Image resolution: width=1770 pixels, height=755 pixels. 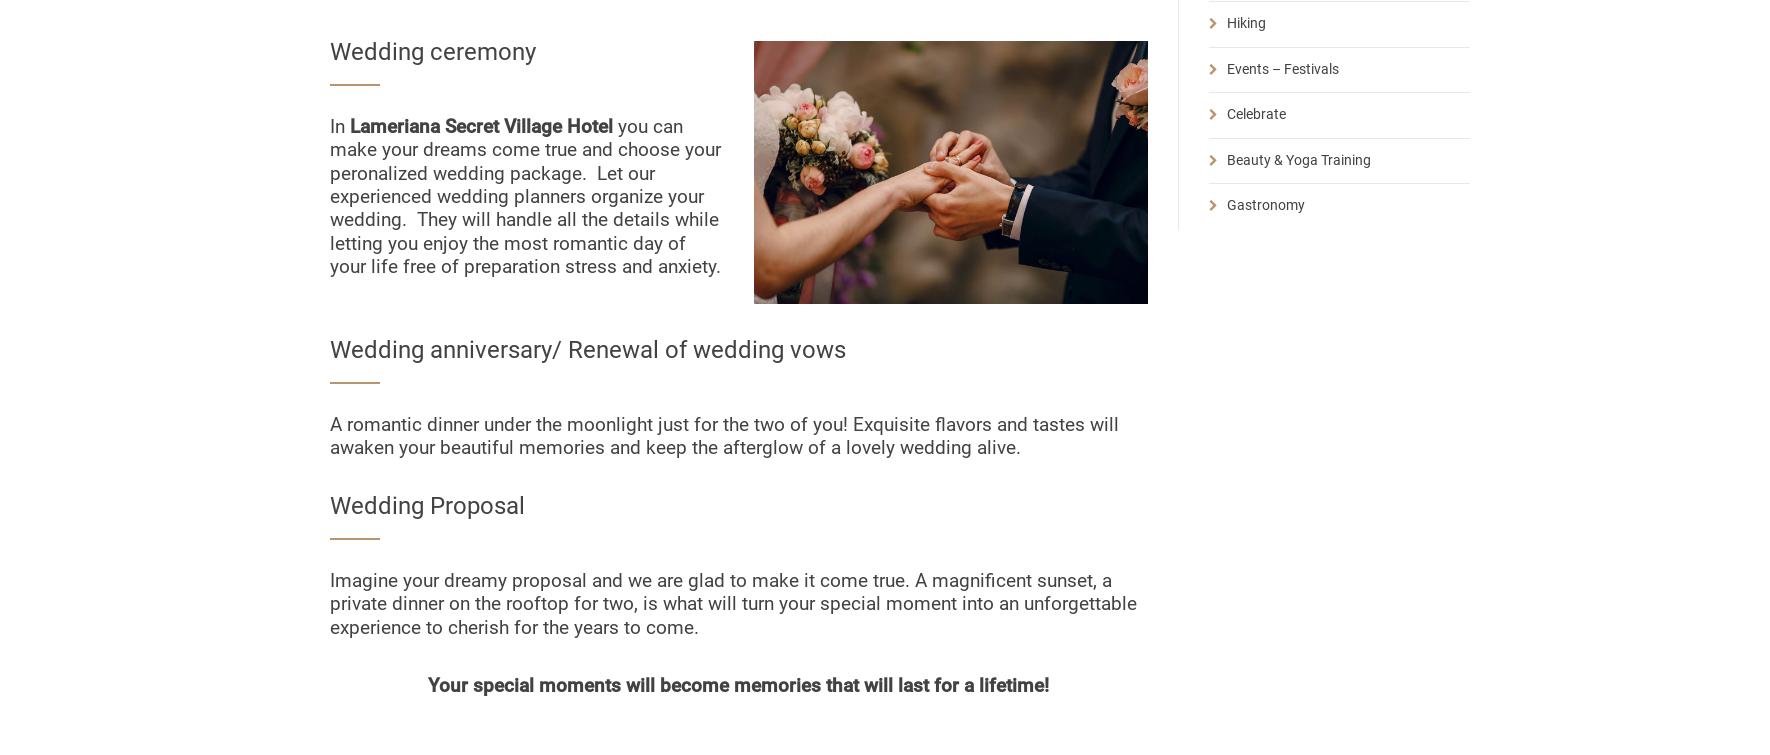 I want to click on 'Beauty & Yoga Training', so click(x=1296, y=159).